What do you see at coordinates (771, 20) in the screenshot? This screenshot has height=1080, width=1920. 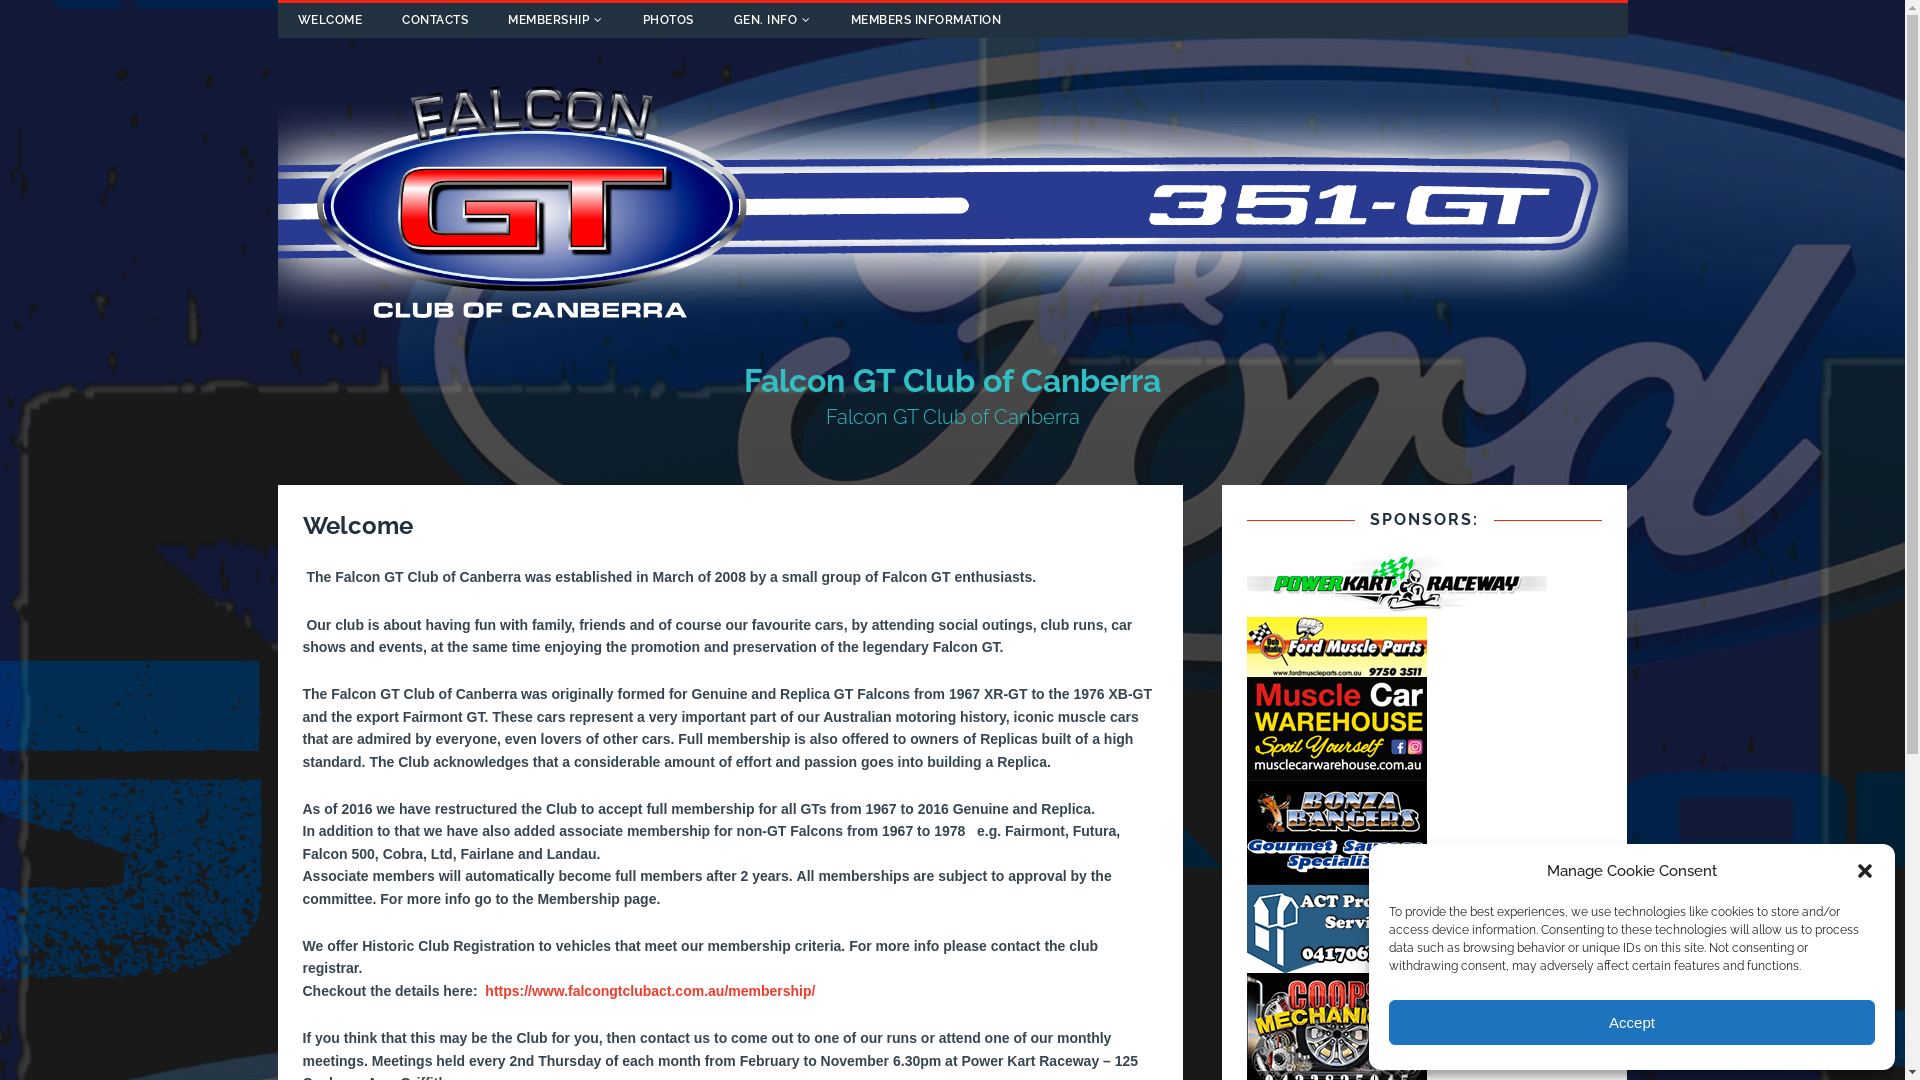 I see `'GEN. INFO'` at bounding box center [771, 20].